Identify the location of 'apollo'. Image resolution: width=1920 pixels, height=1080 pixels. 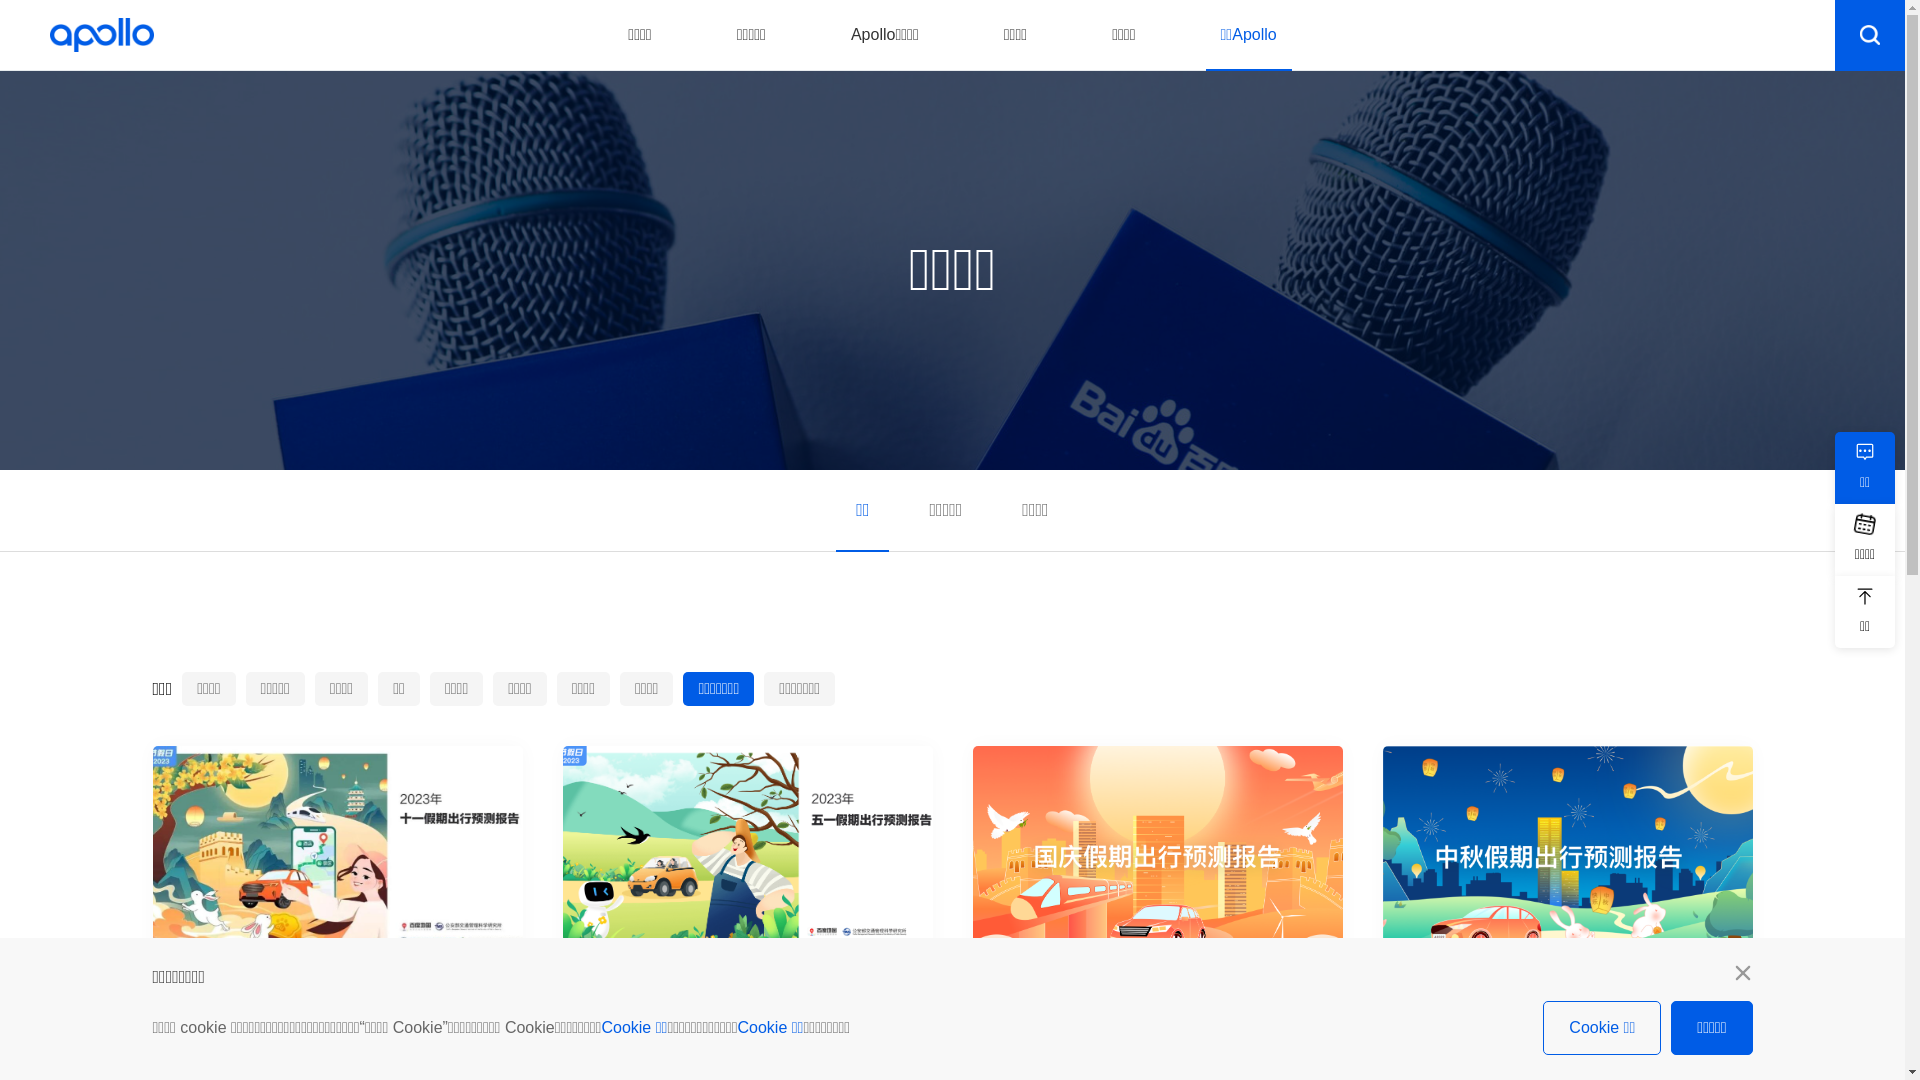
(100, 34).